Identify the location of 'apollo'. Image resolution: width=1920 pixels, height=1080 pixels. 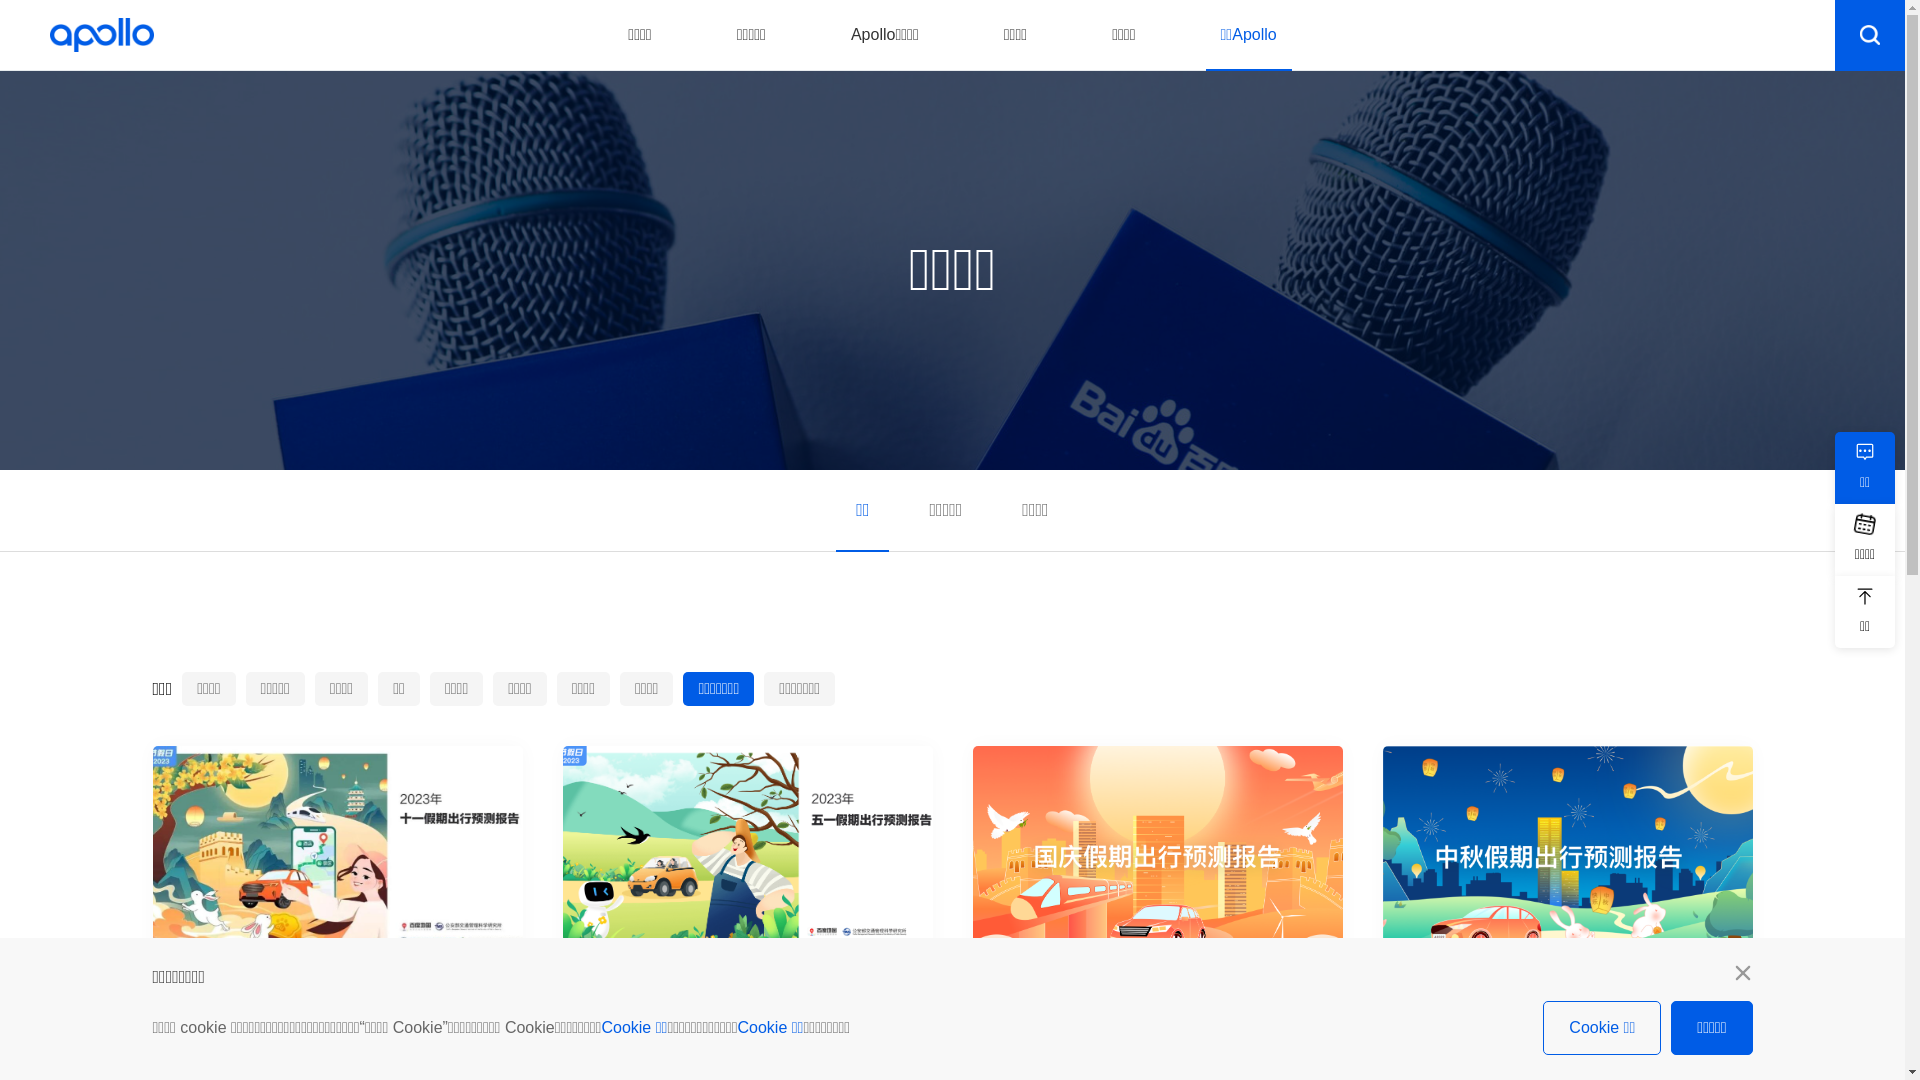
(100, 34).